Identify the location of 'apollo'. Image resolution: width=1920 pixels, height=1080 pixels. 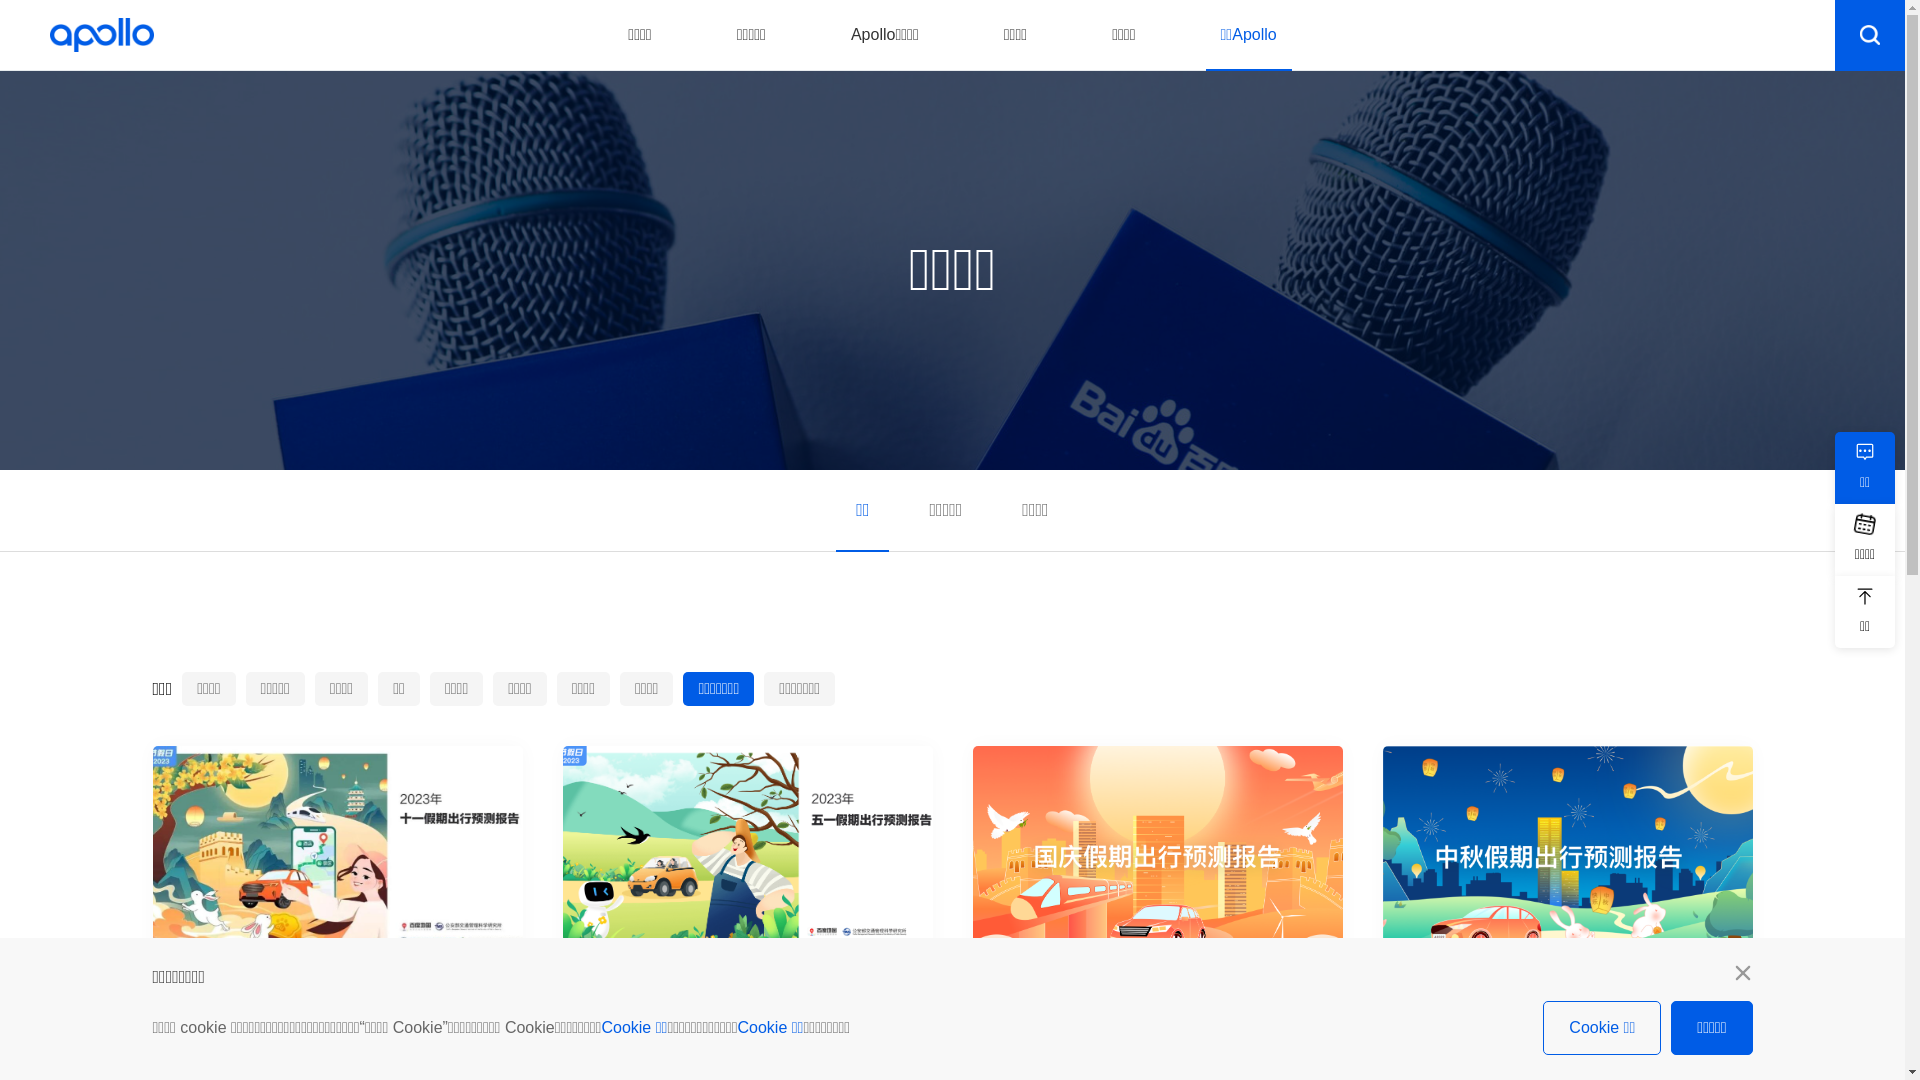
(100, 34).